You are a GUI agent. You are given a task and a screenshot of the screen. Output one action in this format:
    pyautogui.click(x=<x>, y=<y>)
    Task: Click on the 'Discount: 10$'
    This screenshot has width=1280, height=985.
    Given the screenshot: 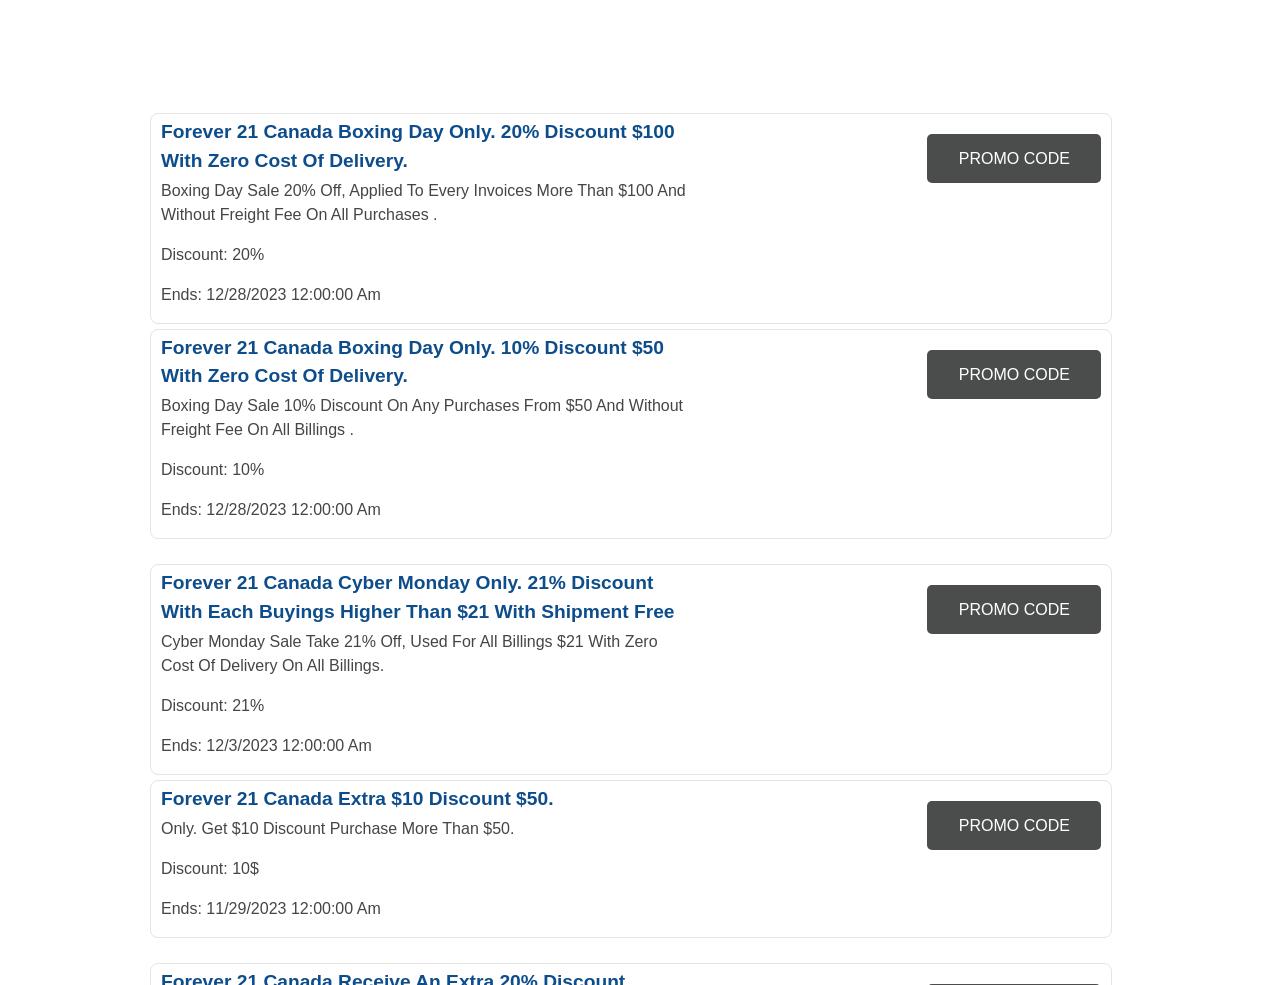 What is the action you would take?
    pyautogui.click(x=209, y=866)
    